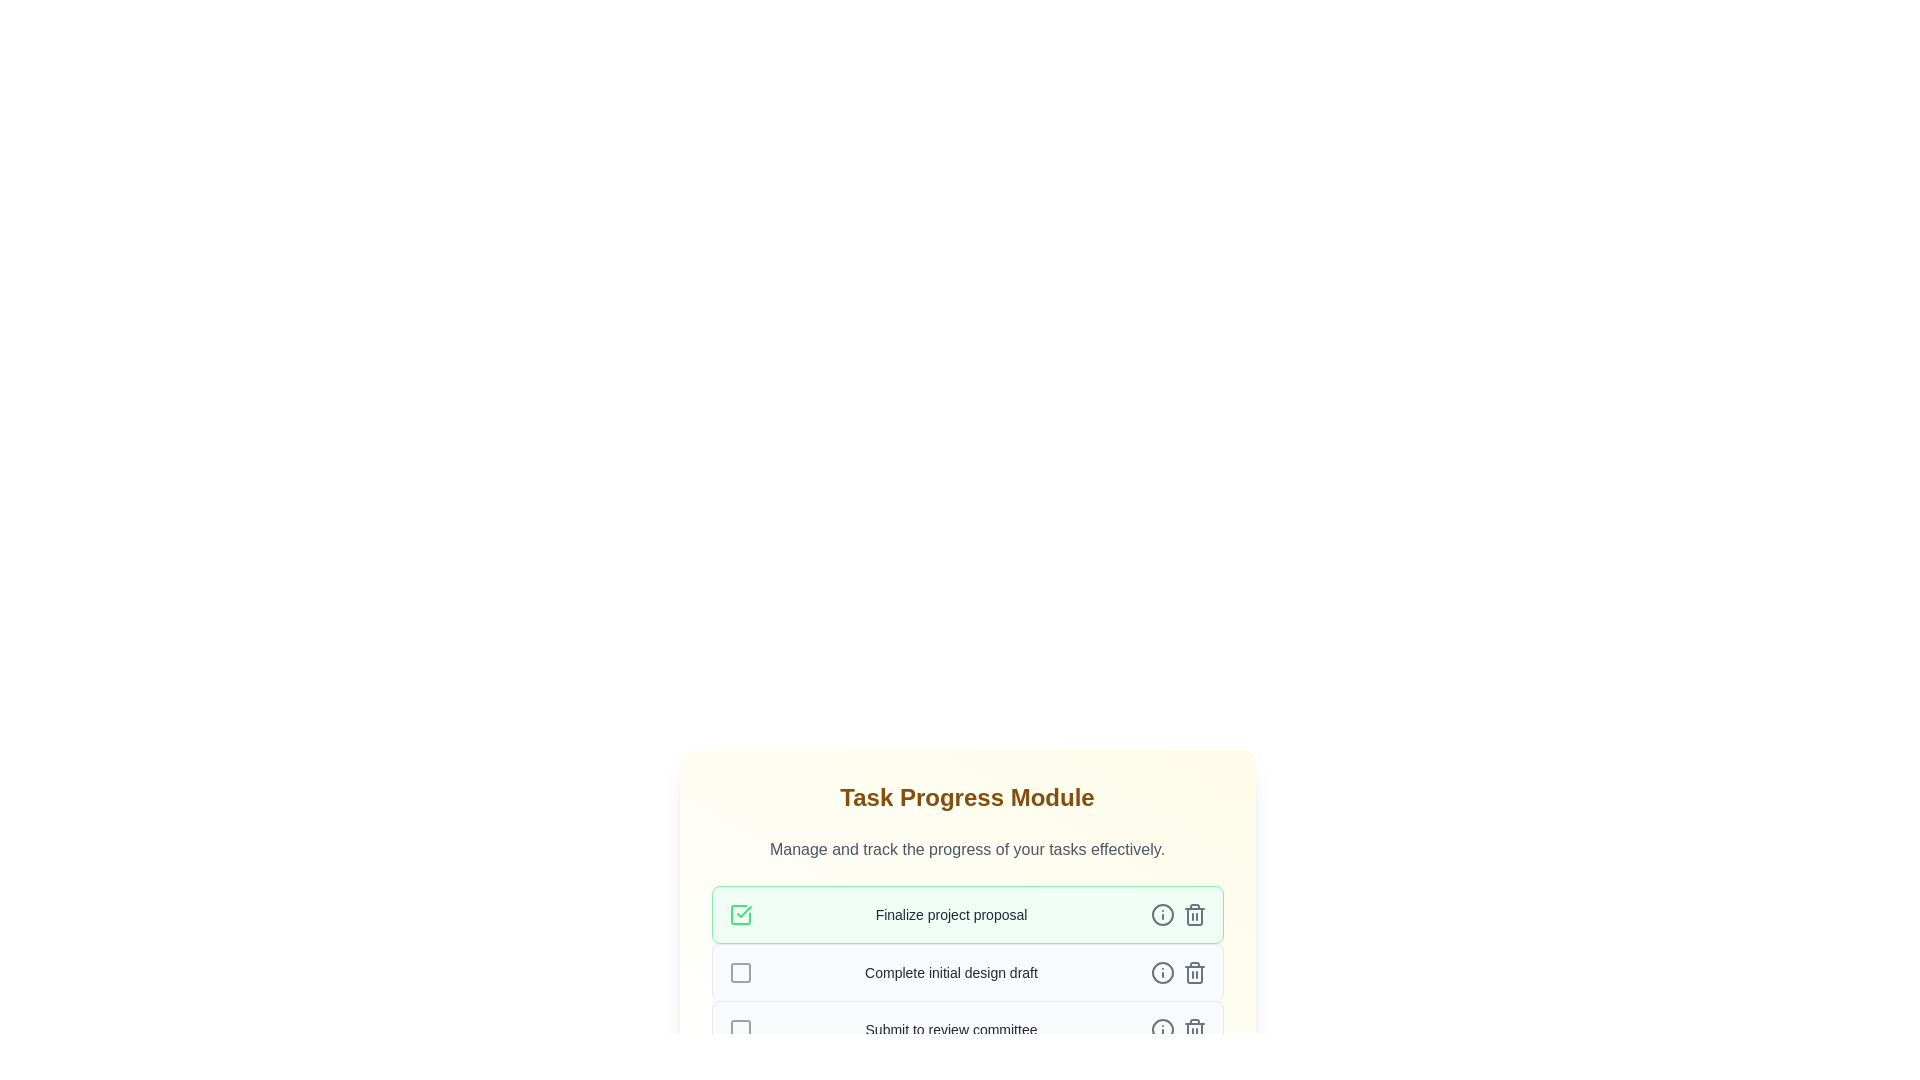  What do you see at coordinates (1194, 1029) in the screenshot?
I see `the trash bin icon button in the action section of the last task row` at bounding box center [1194, 1029].